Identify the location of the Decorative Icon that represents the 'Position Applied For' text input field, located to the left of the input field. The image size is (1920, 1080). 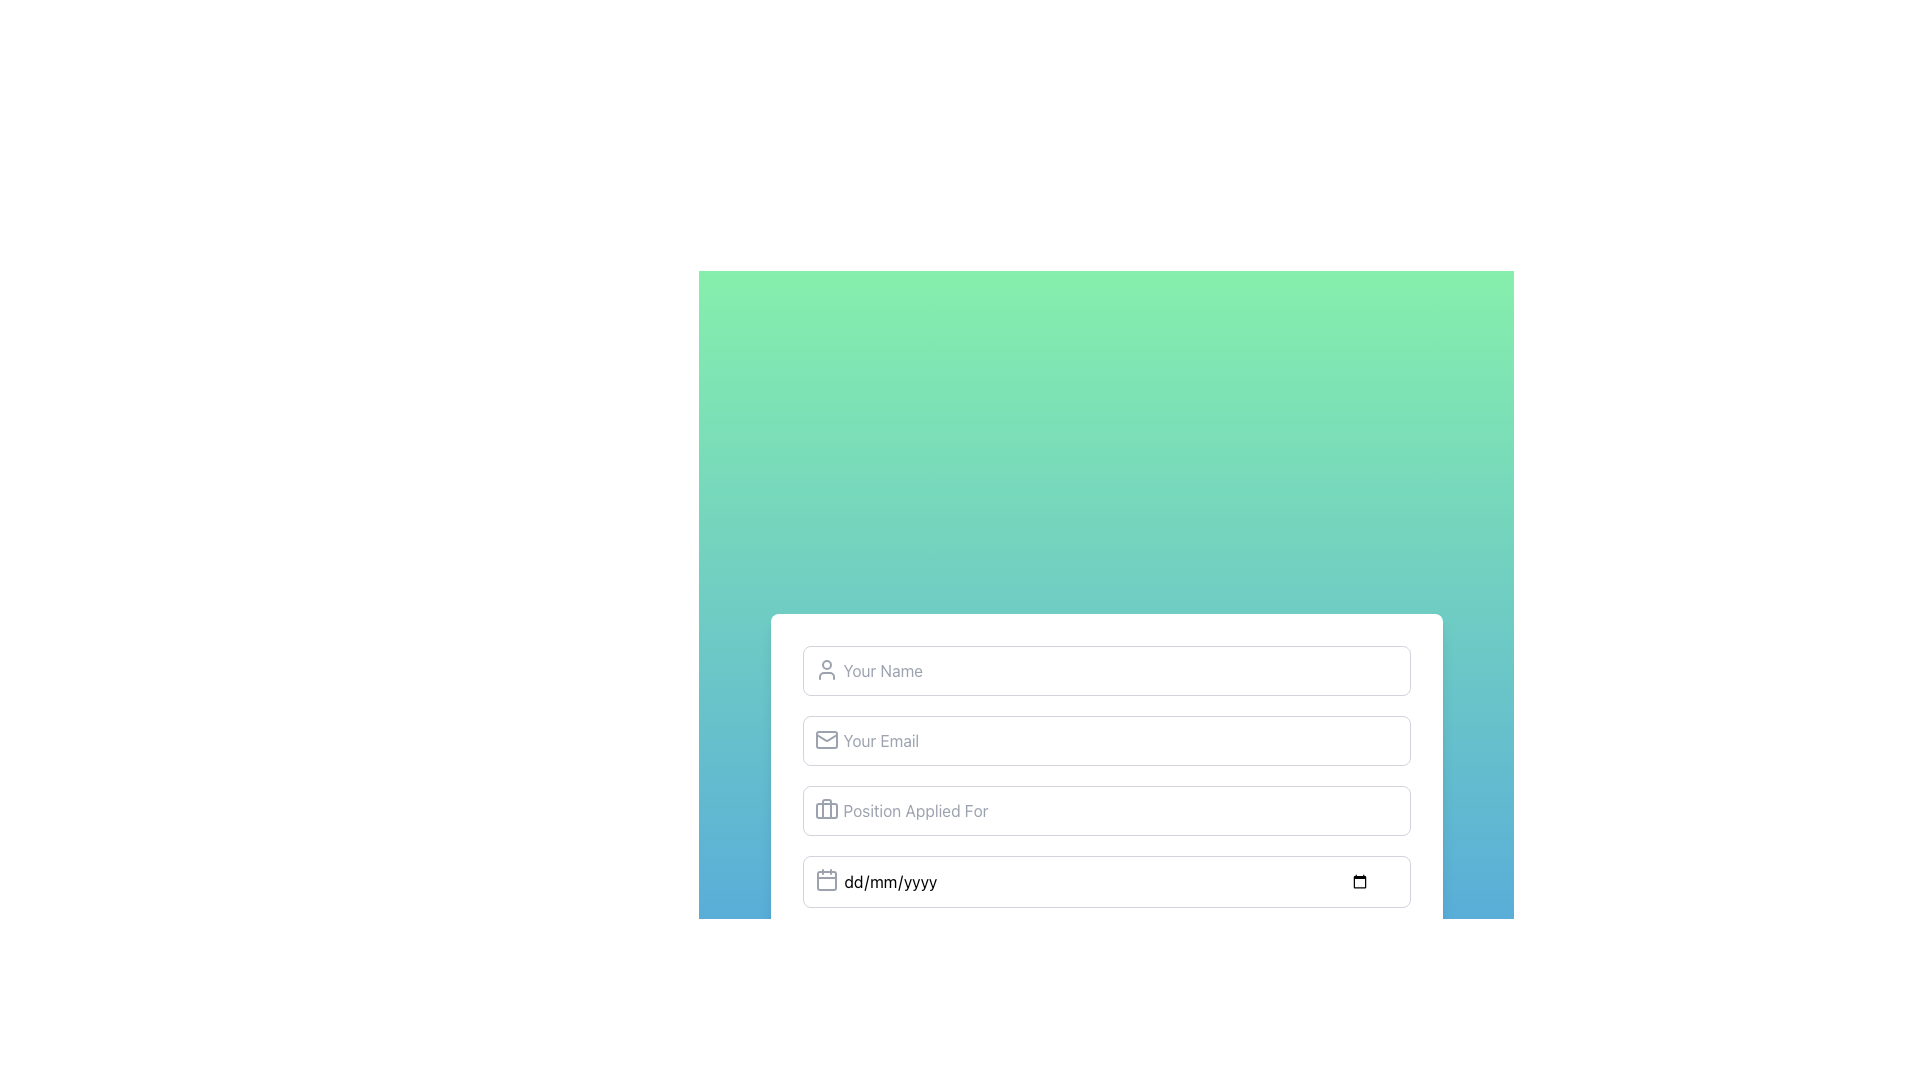
(826, 810).